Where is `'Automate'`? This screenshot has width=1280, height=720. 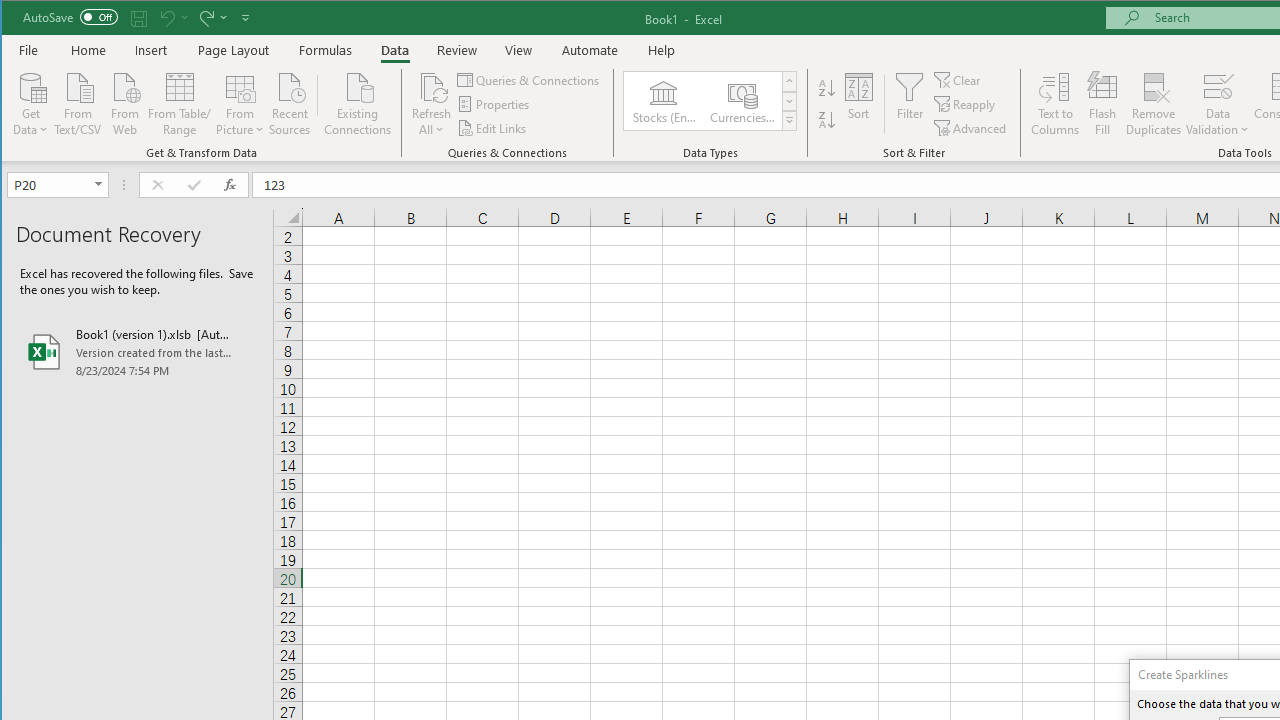
'Automate' is located at coordinates (589, 49).